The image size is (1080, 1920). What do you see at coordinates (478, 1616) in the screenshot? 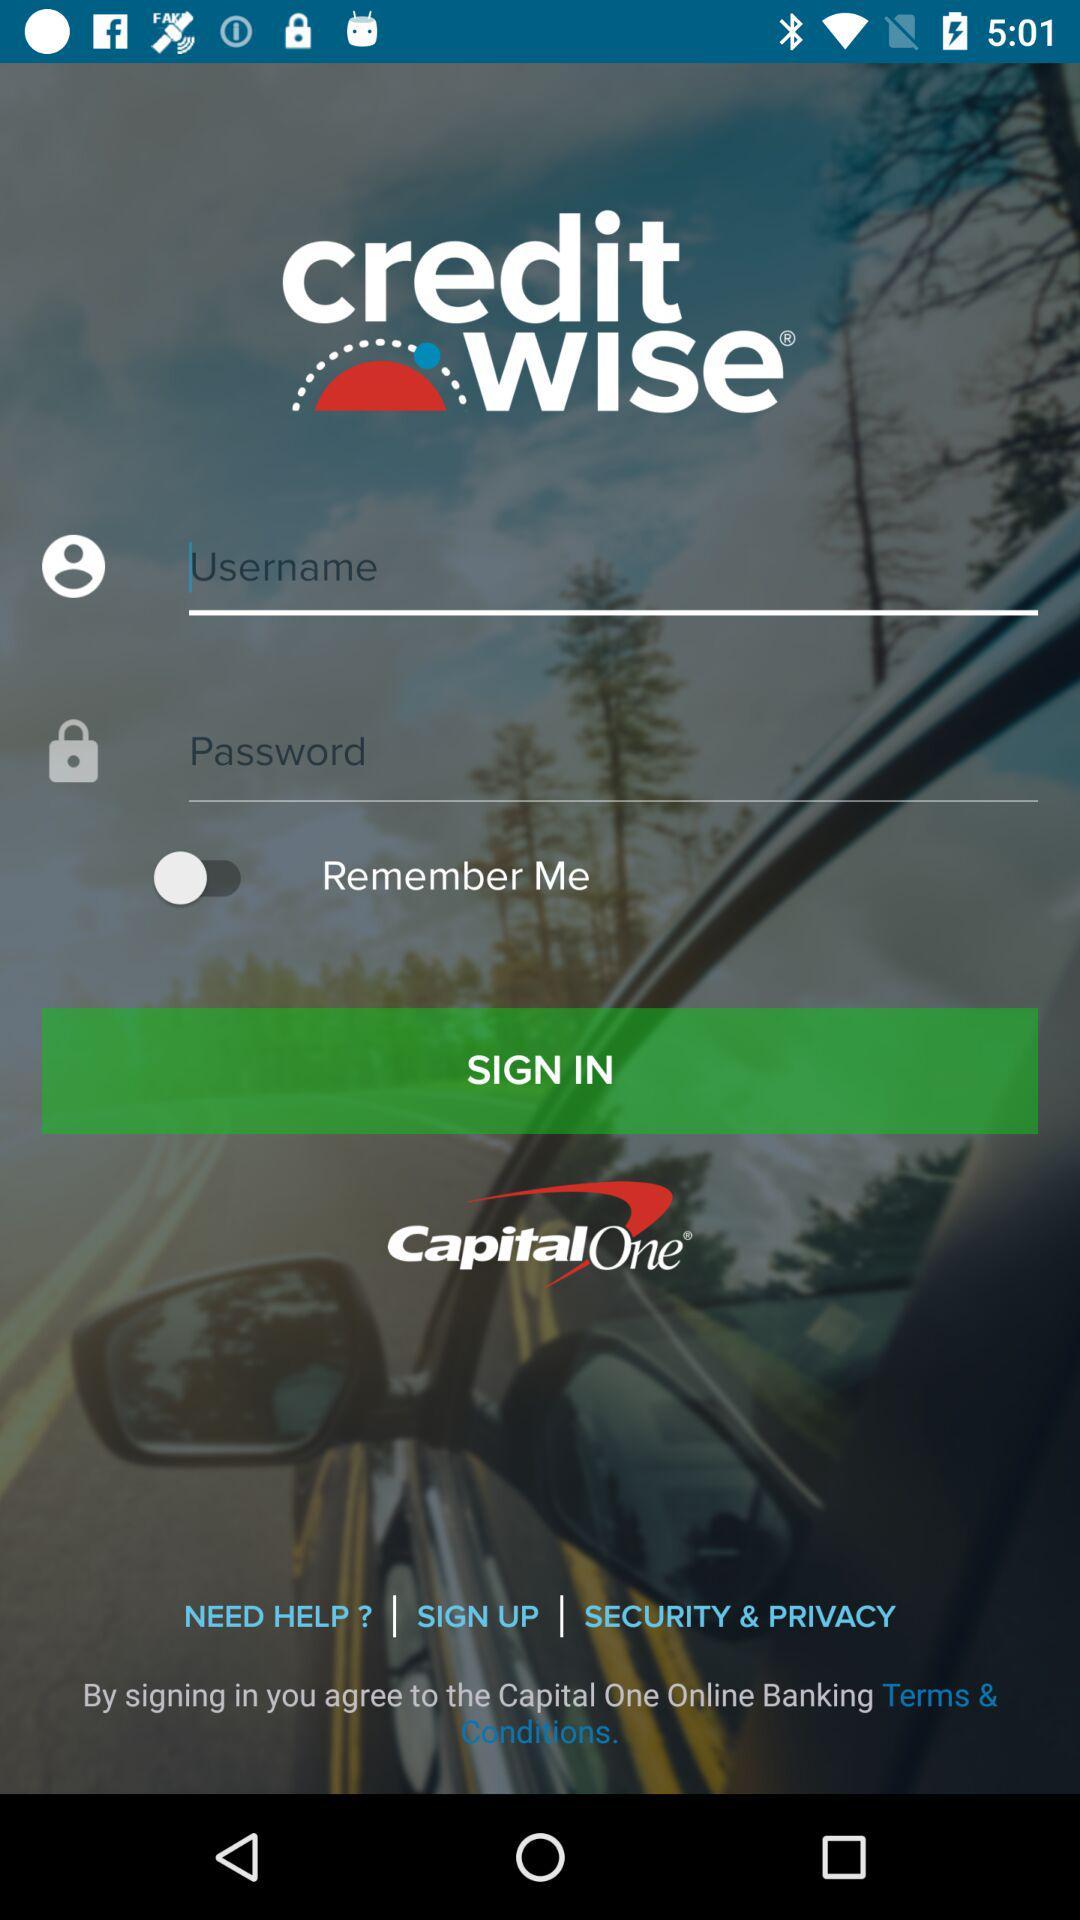
I see `the sign up icon` at bounding box center [478, 1616].